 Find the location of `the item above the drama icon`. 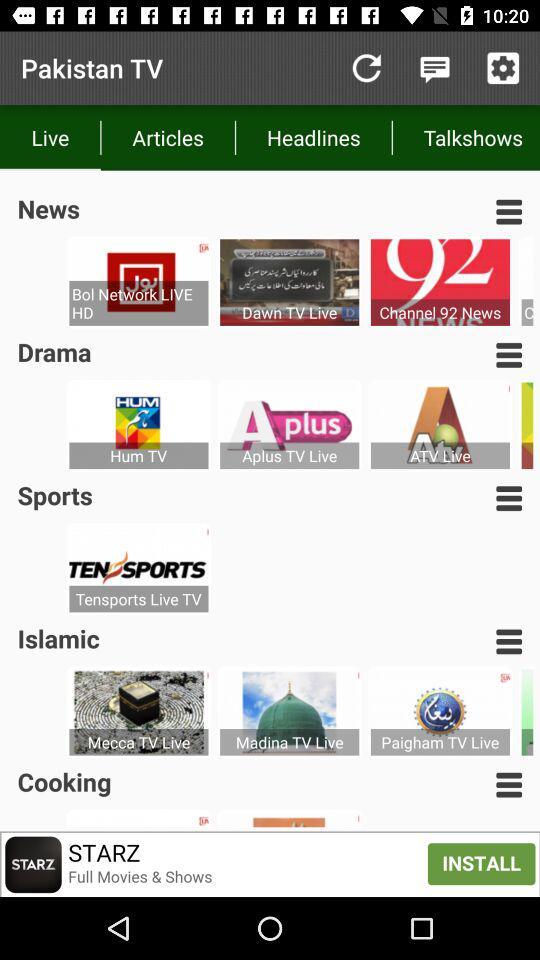

the item above the drama icon is located at coordinates (137, 303).